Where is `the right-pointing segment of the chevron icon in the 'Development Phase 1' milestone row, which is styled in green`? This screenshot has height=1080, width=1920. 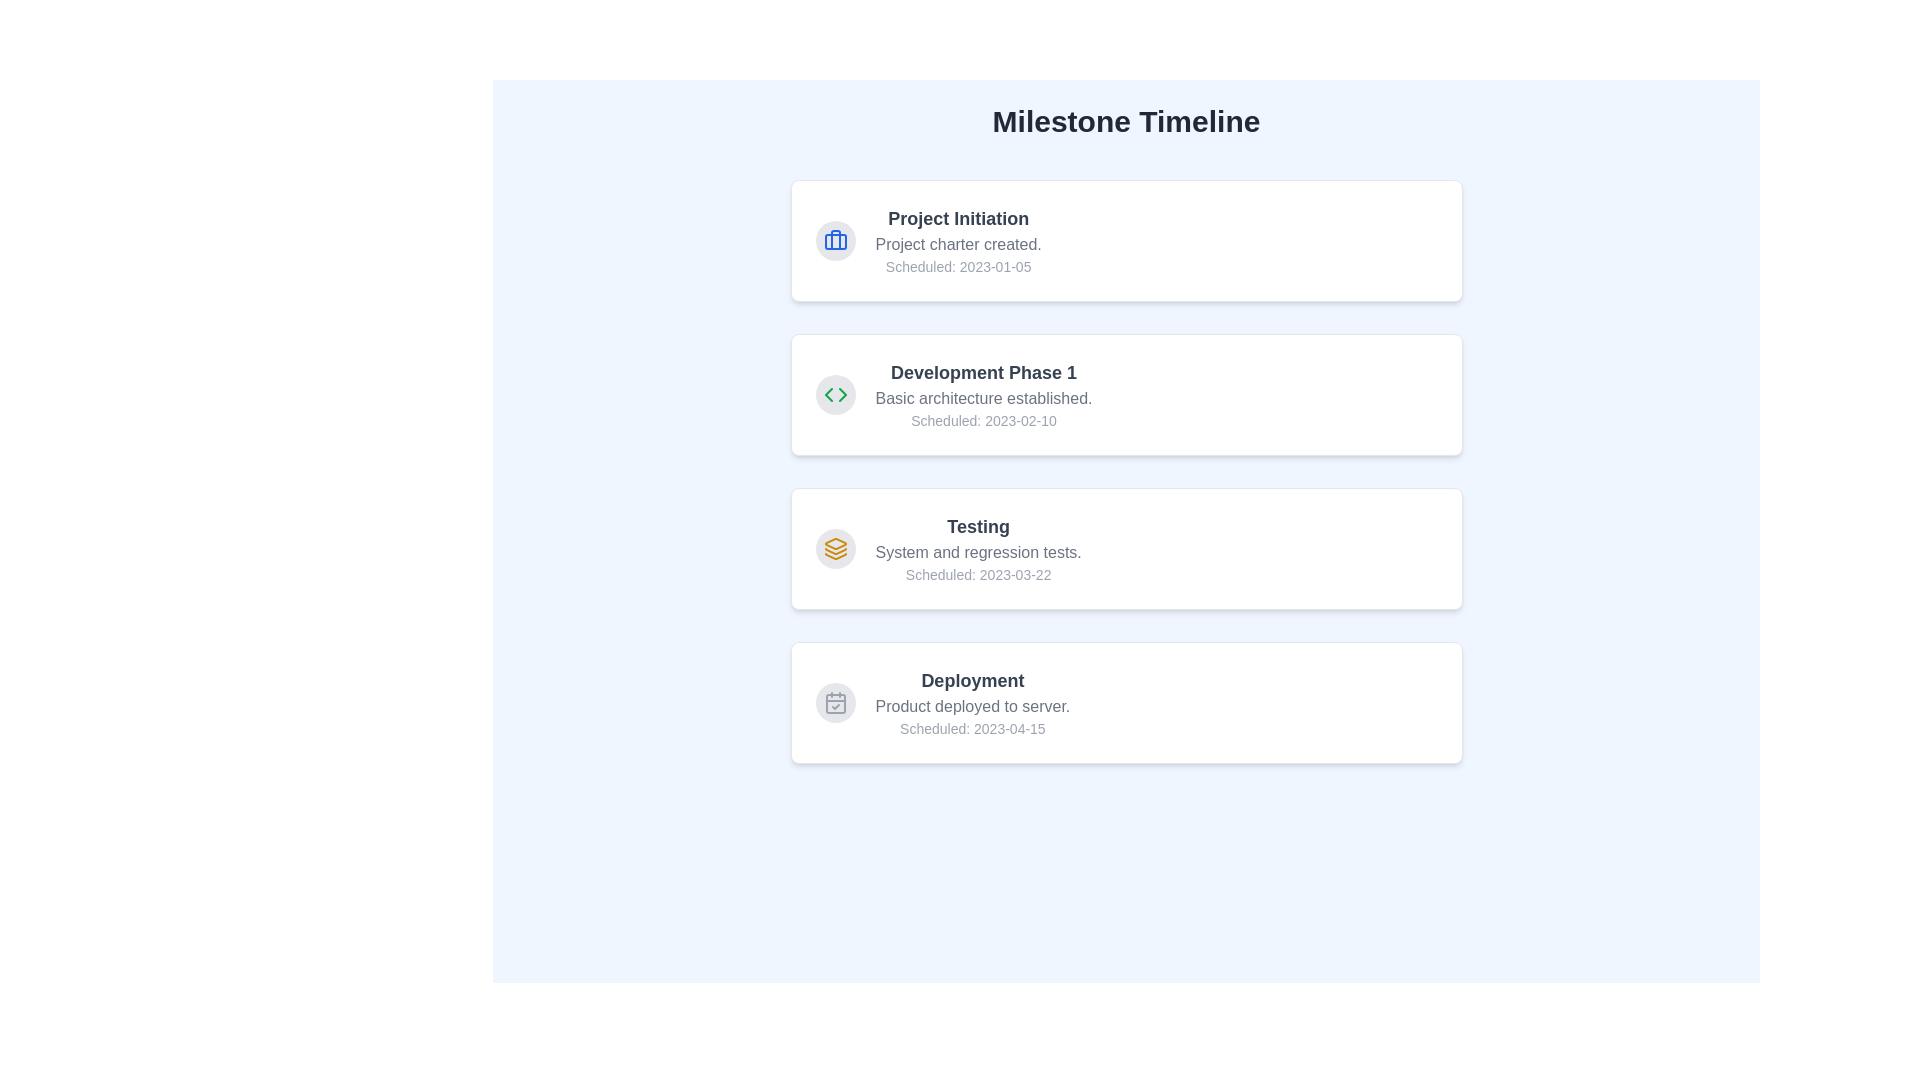 the right-pointing segment of the chevron icon in the 'Development Phase 1' milestone row, which is styled in green is located at coordinates (842, 394).